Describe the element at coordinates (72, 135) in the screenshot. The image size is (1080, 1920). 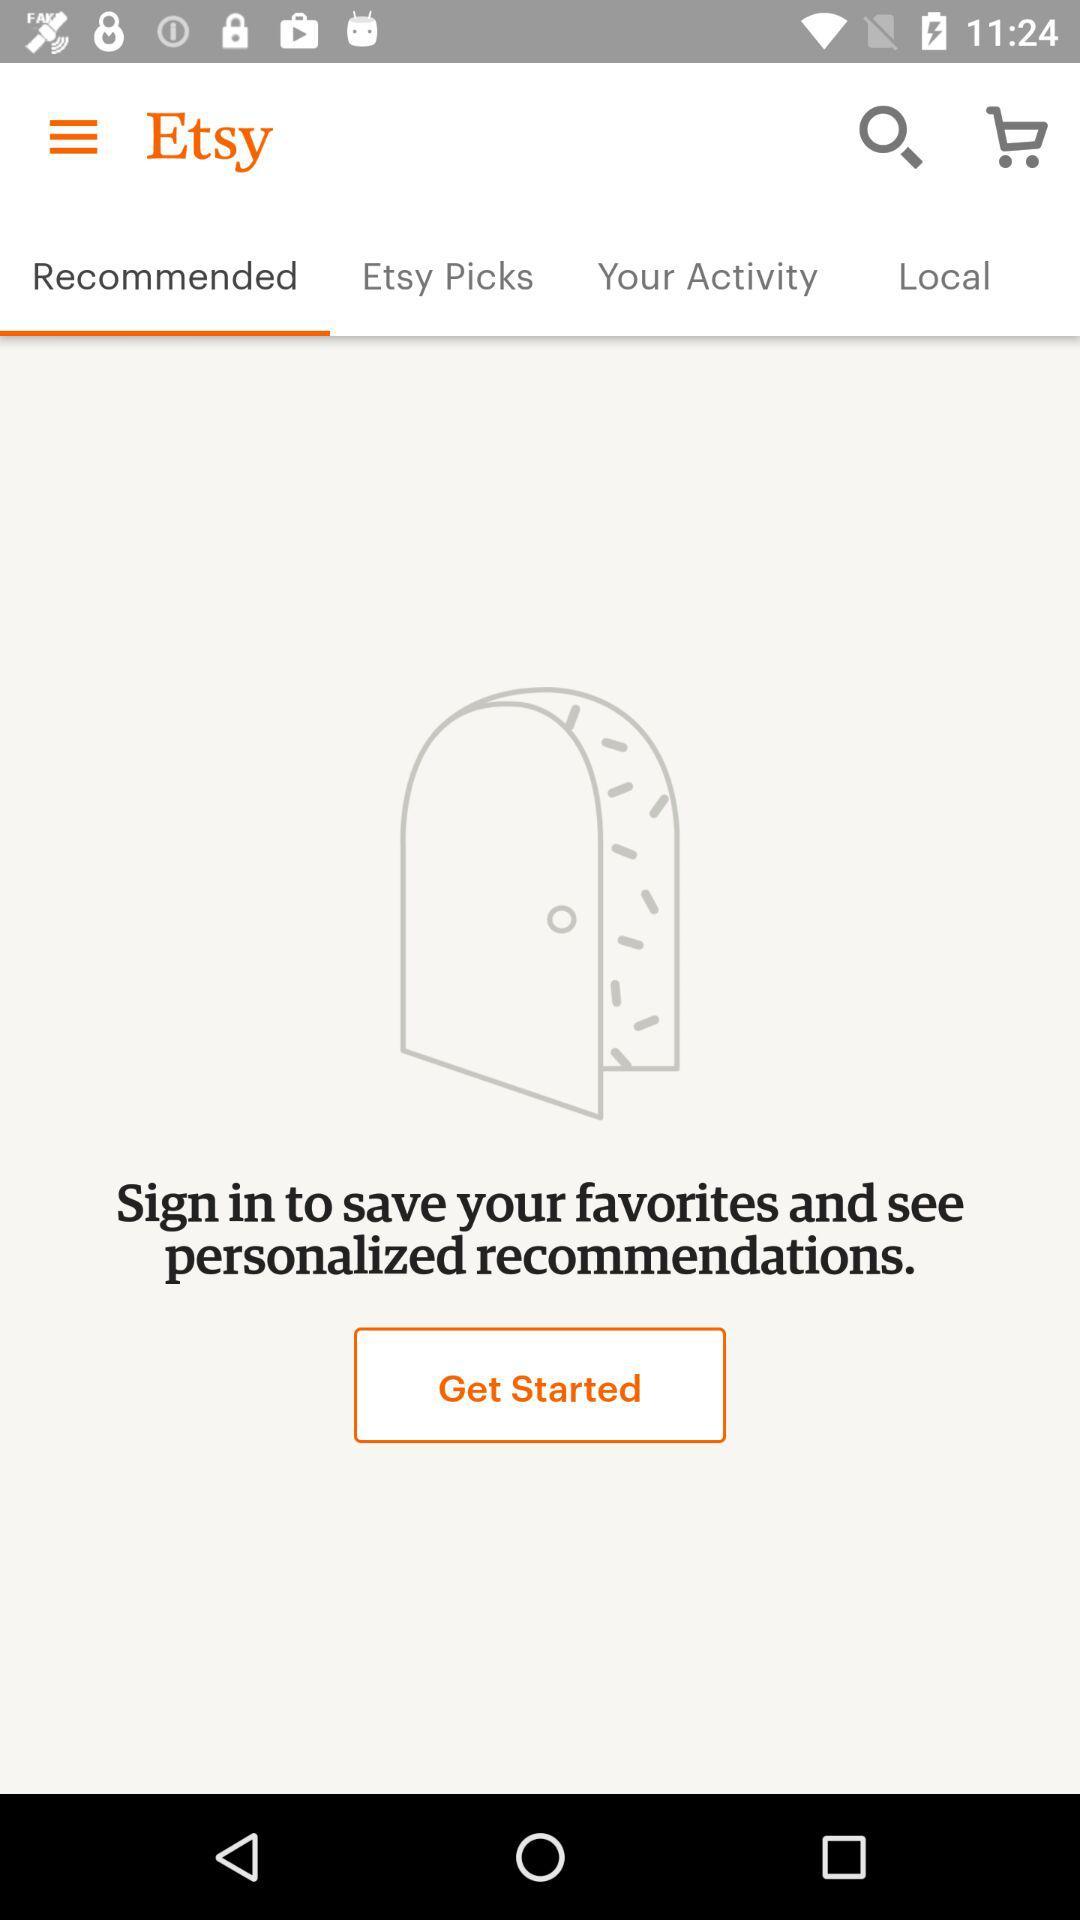
I see `the item above the recommended` at that location.